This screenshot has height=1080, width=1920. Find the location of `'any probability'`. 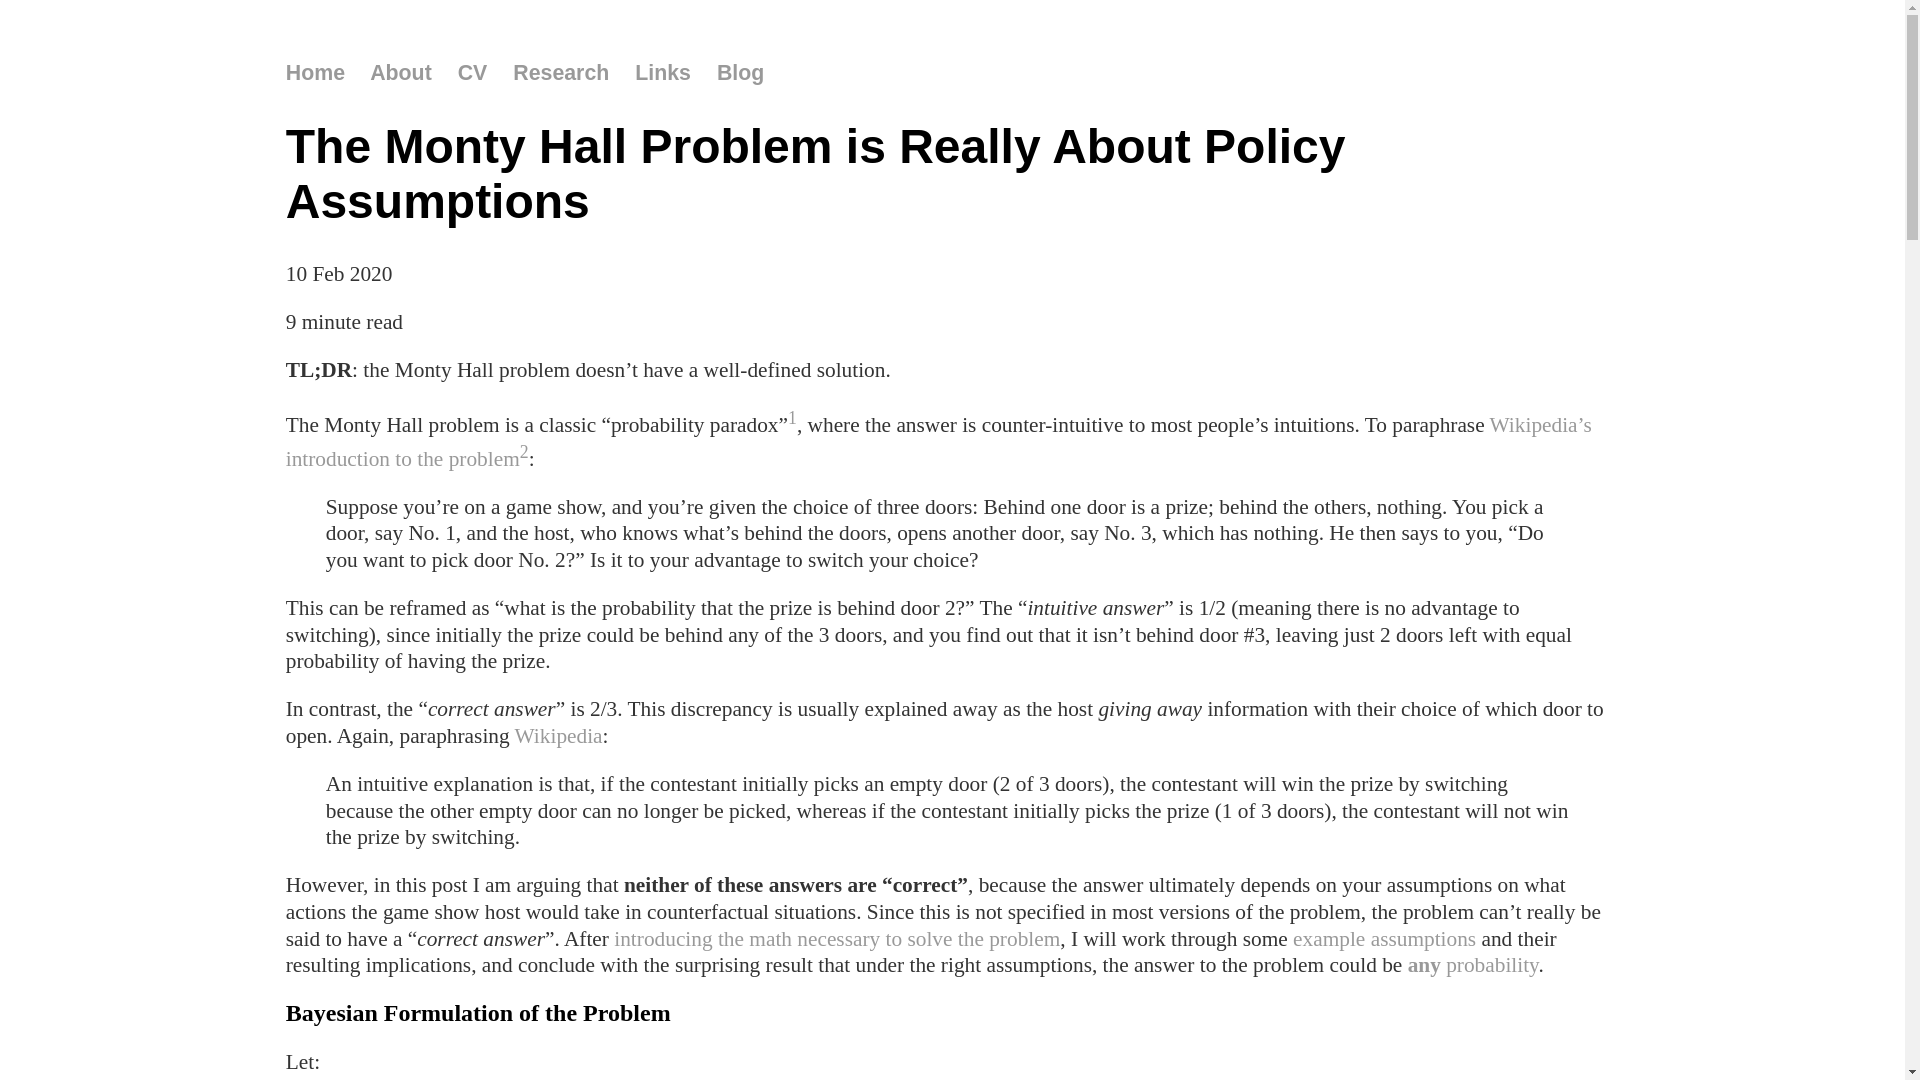

'any probability' is located at coordinates (1473, 963).